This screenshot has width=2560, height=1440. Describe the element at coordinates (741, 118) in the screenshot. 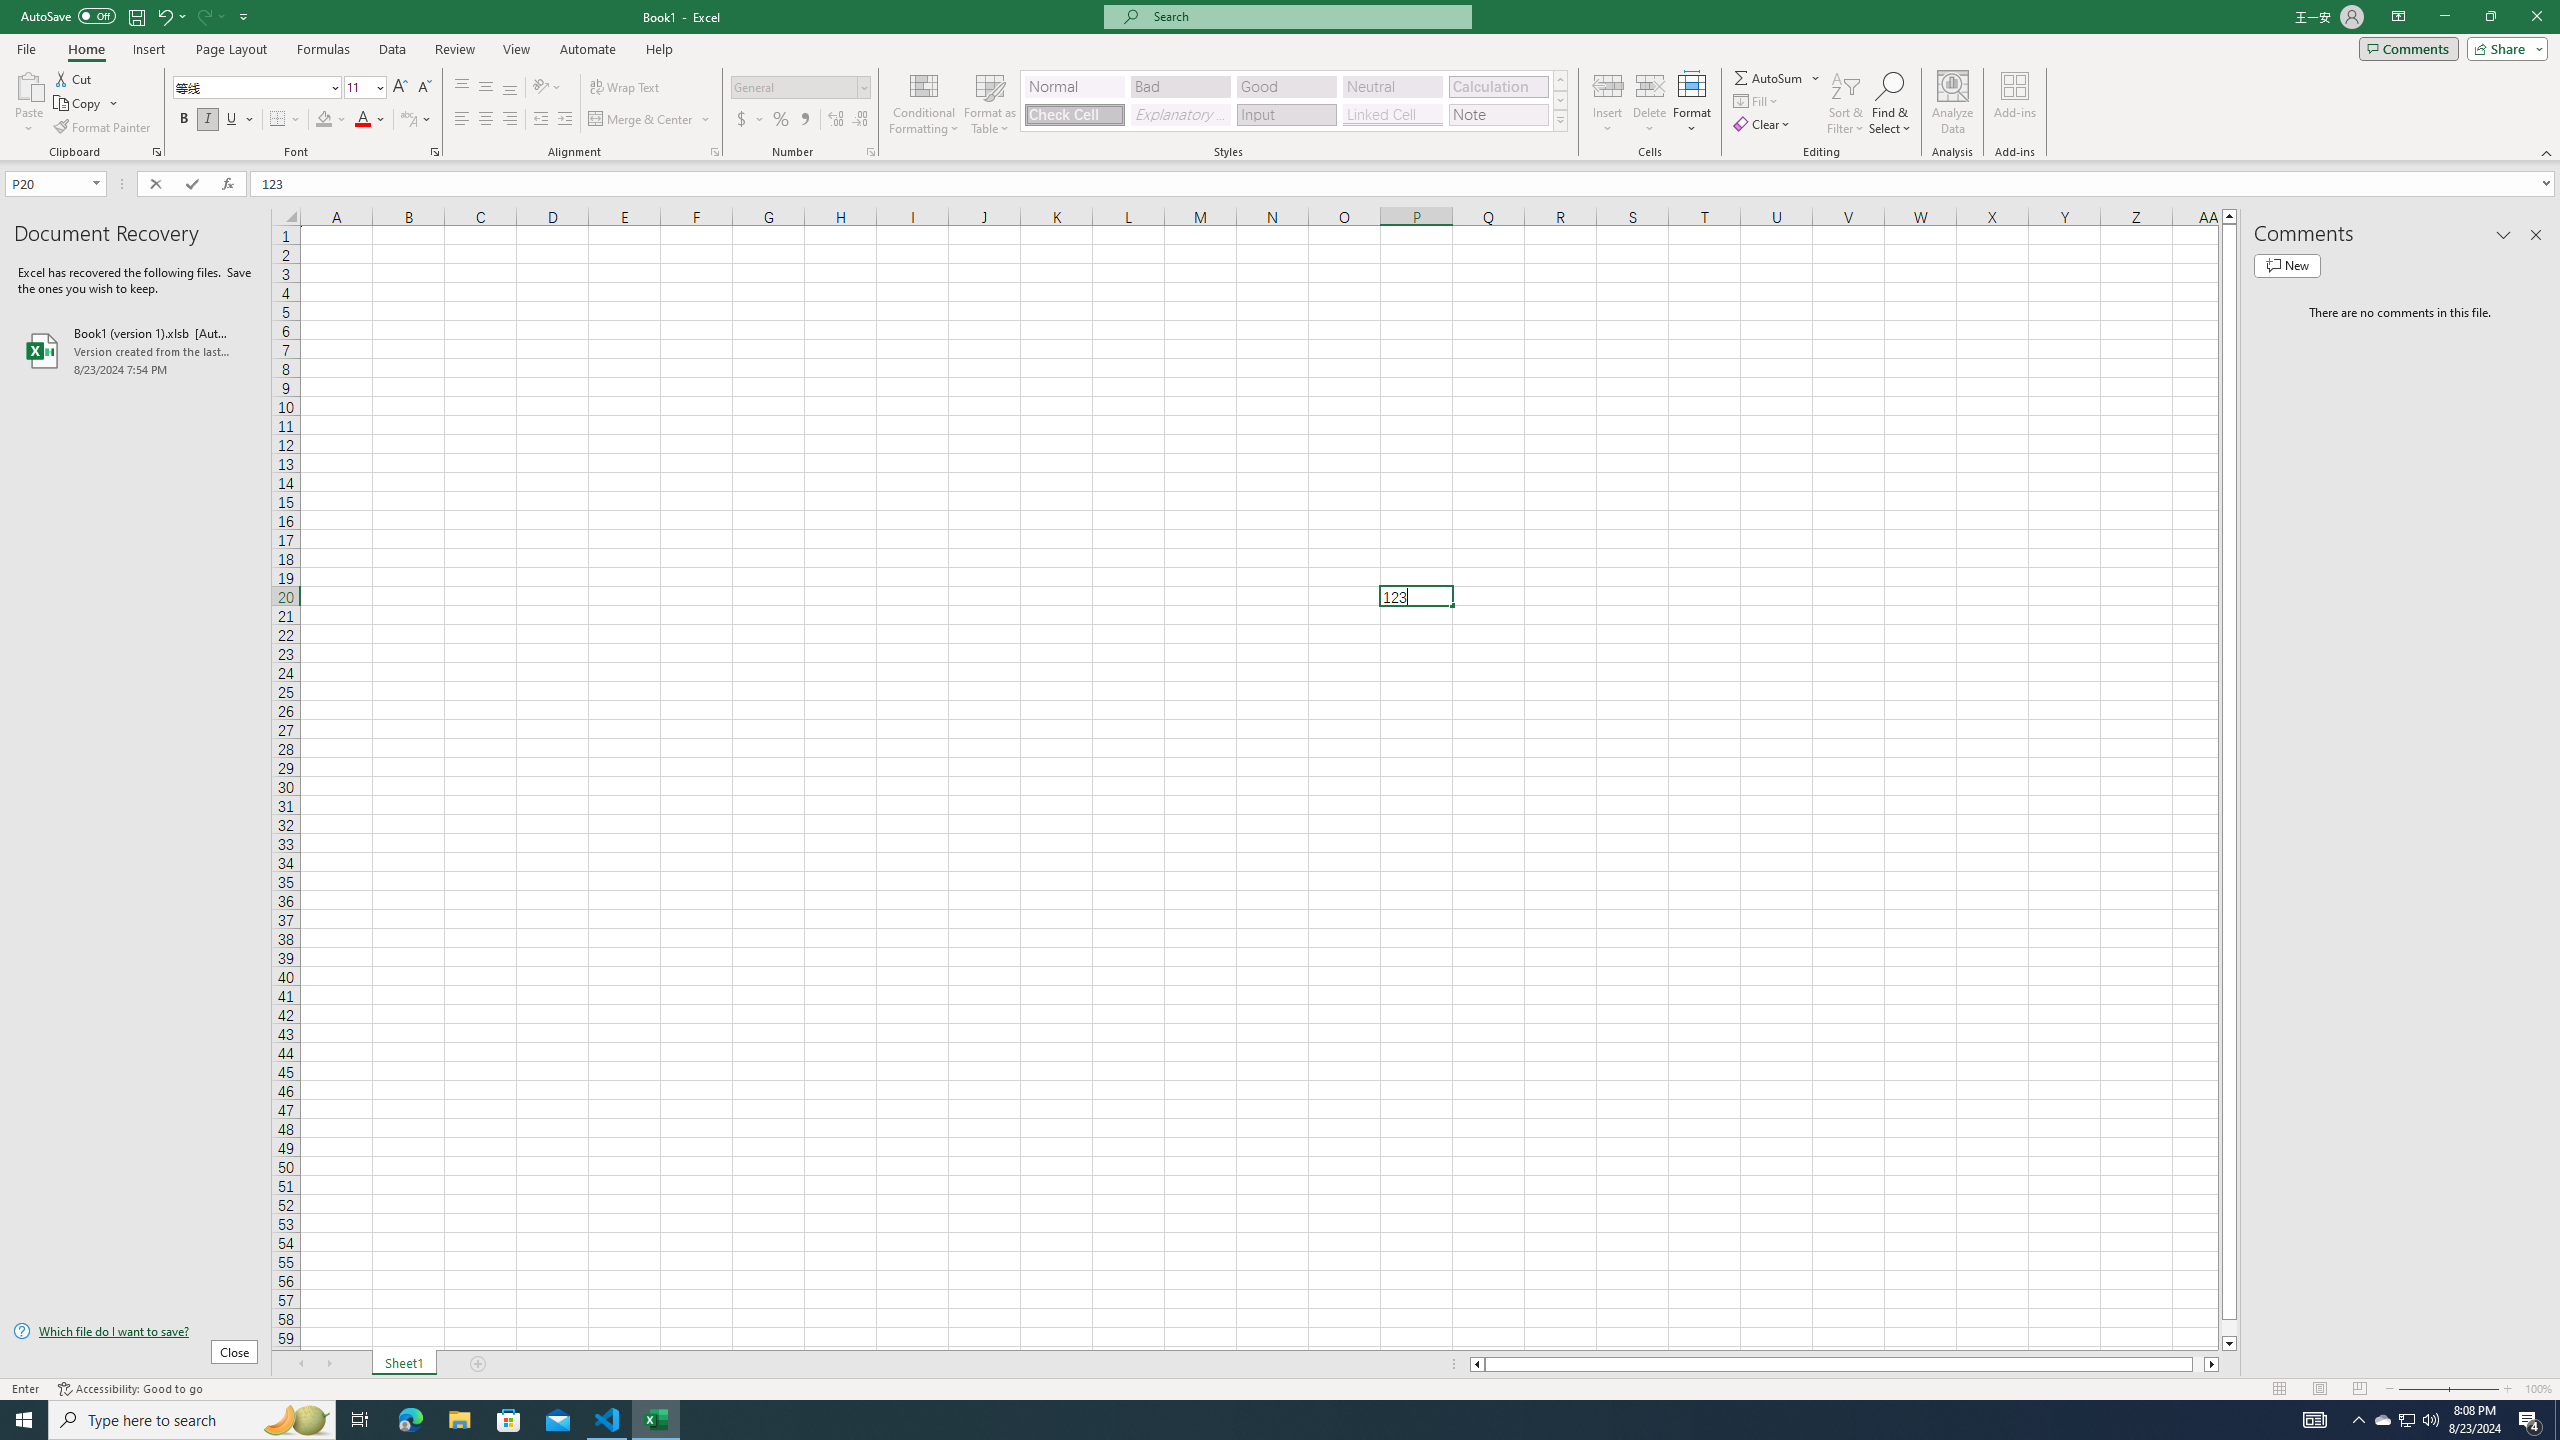

I see `'Accounting Number Format'` at that location.